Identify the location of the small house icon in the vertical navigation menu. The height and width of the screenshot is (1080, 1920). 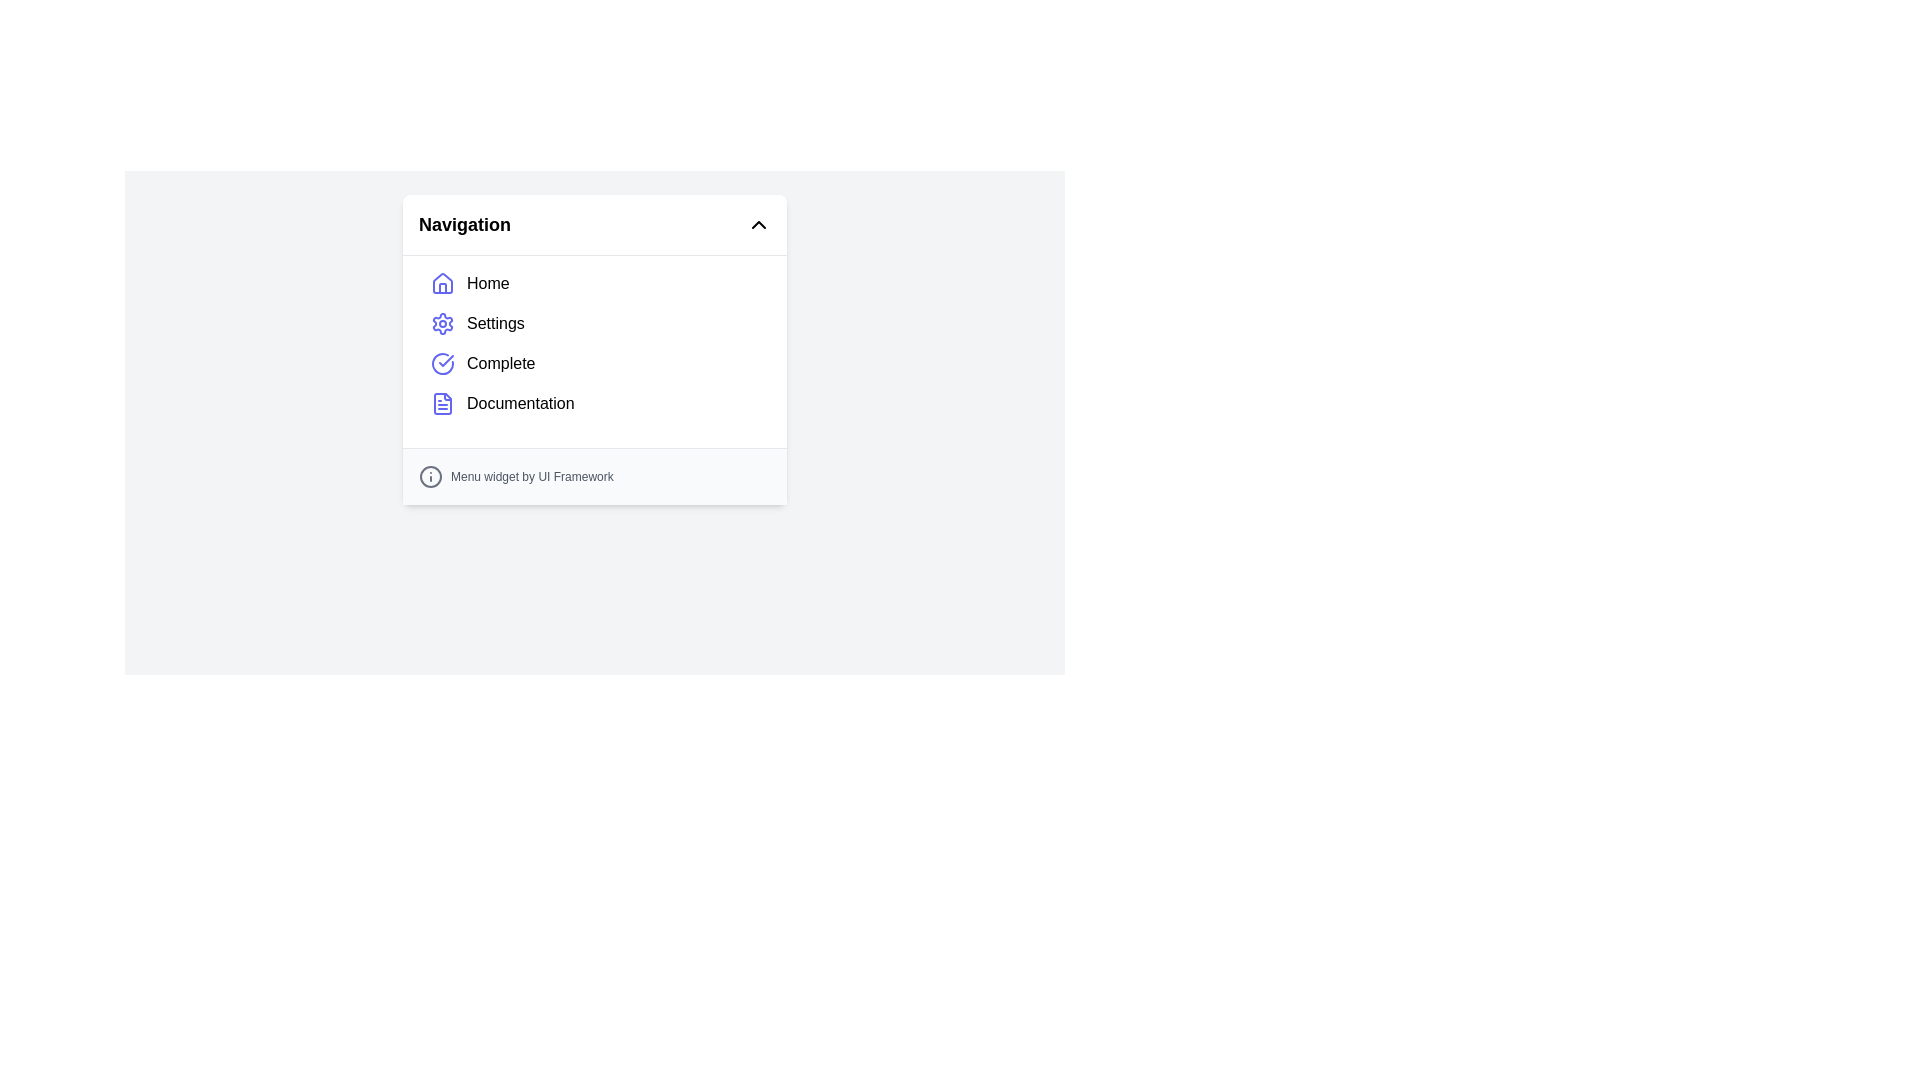
(441, 288).